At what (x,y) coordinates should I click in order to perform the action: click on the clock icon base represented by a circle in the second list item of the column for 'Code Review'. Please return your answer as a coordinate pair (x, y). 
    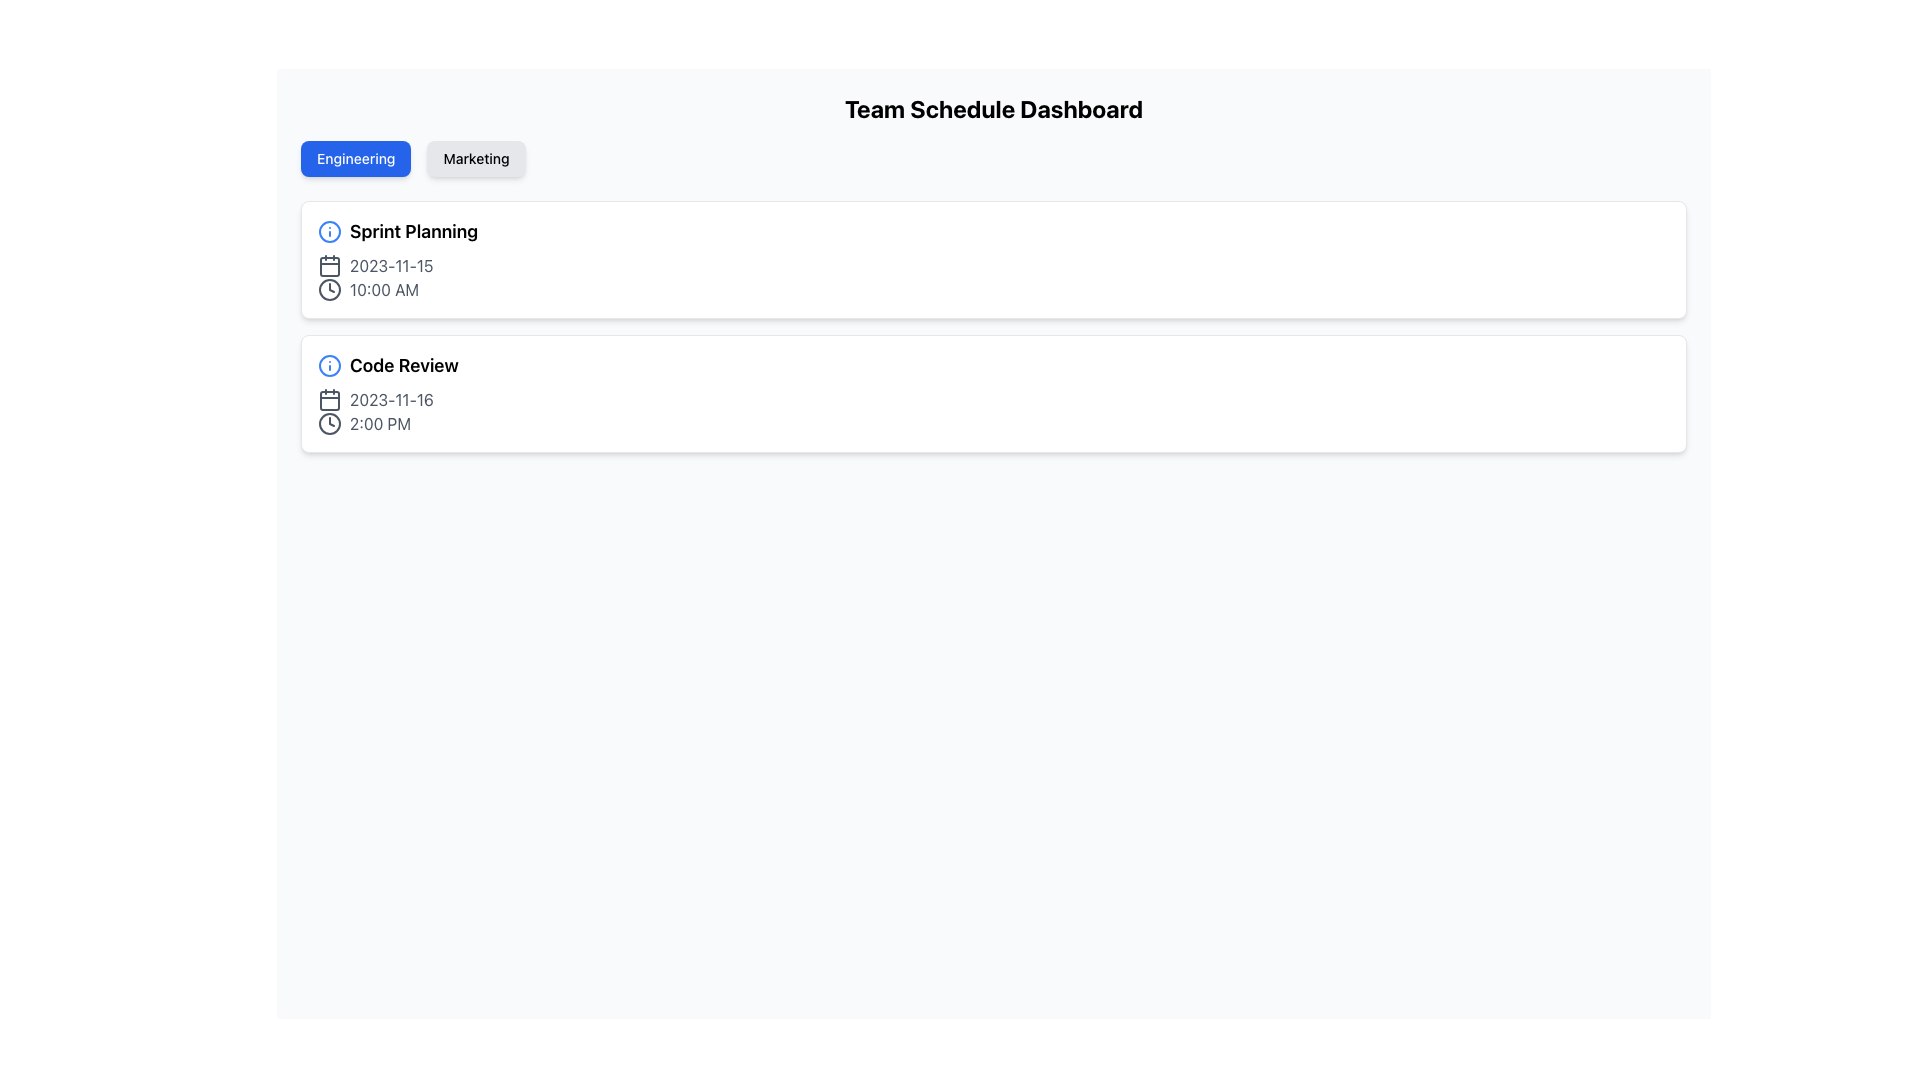
    Looking at the image, I should click on (330, 423).